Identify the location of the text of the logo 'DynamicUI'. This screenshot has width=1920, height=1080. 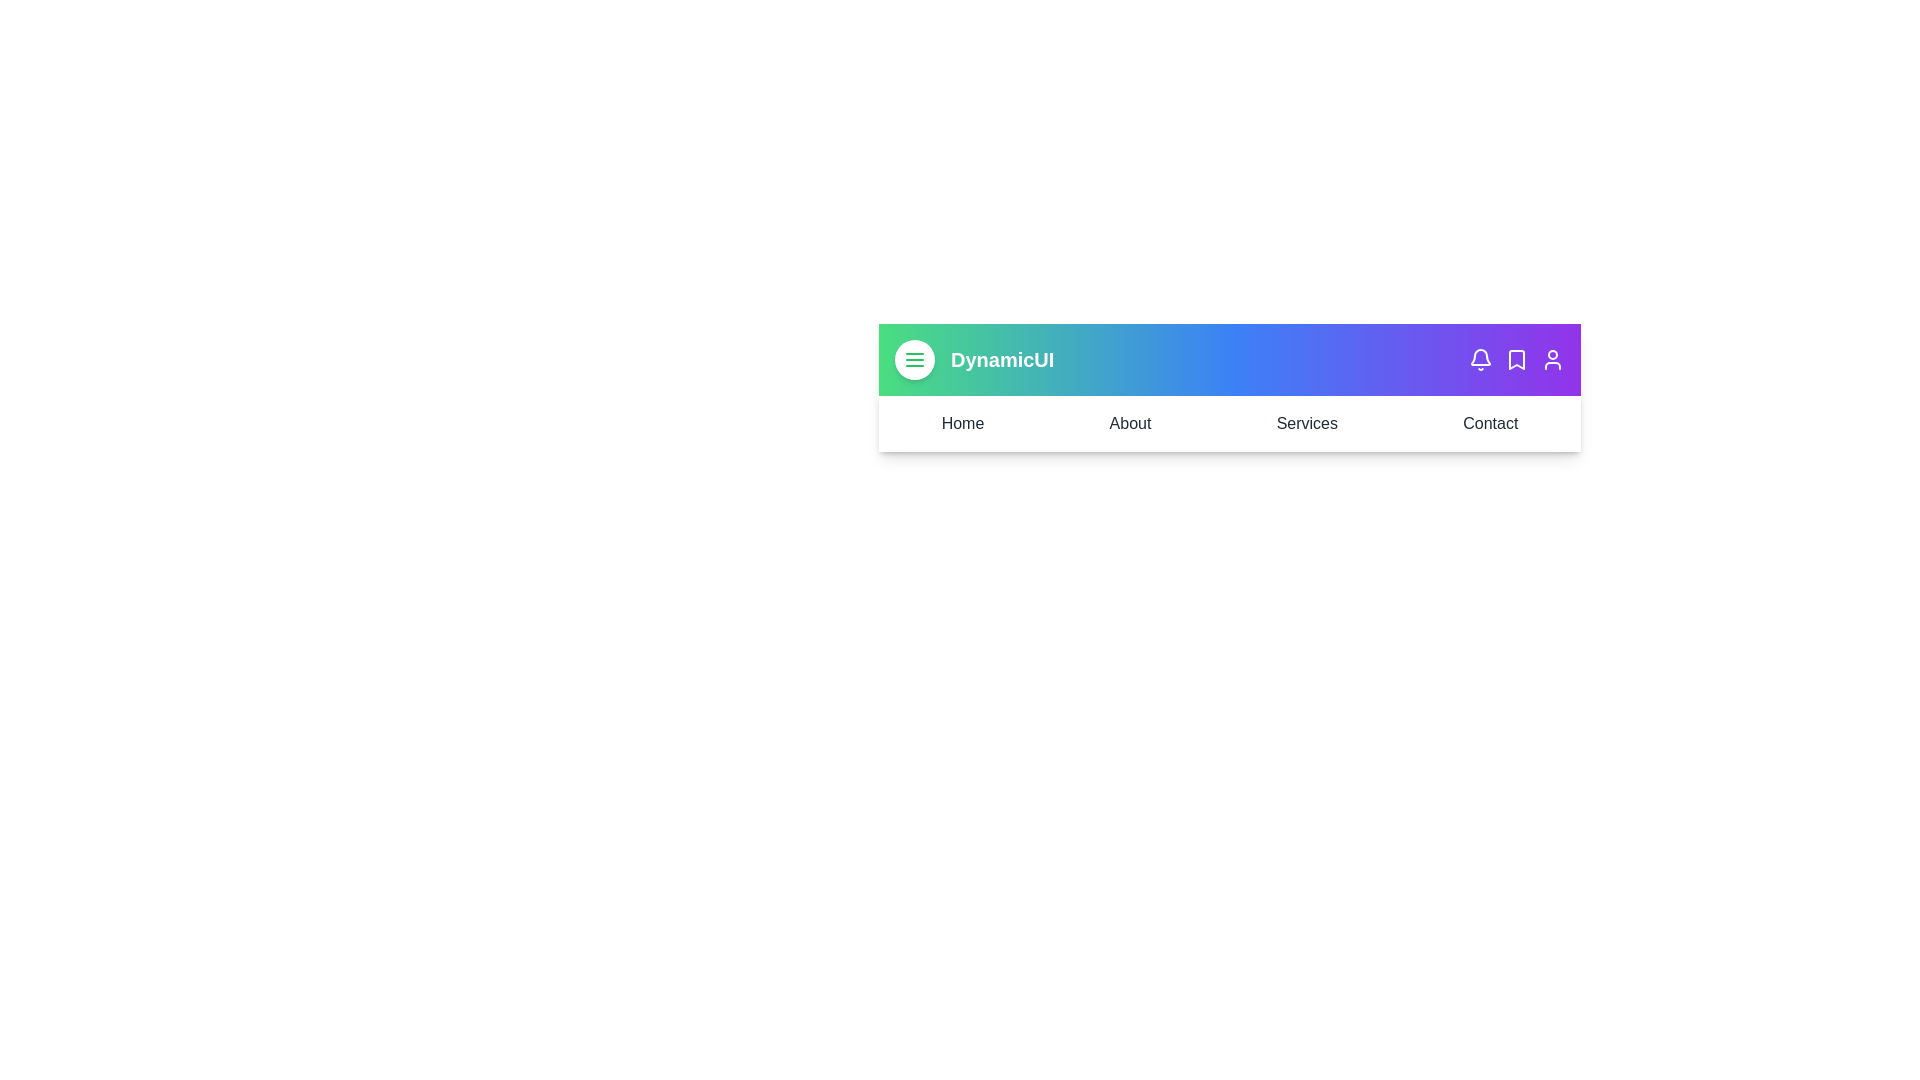
(1002, 358).